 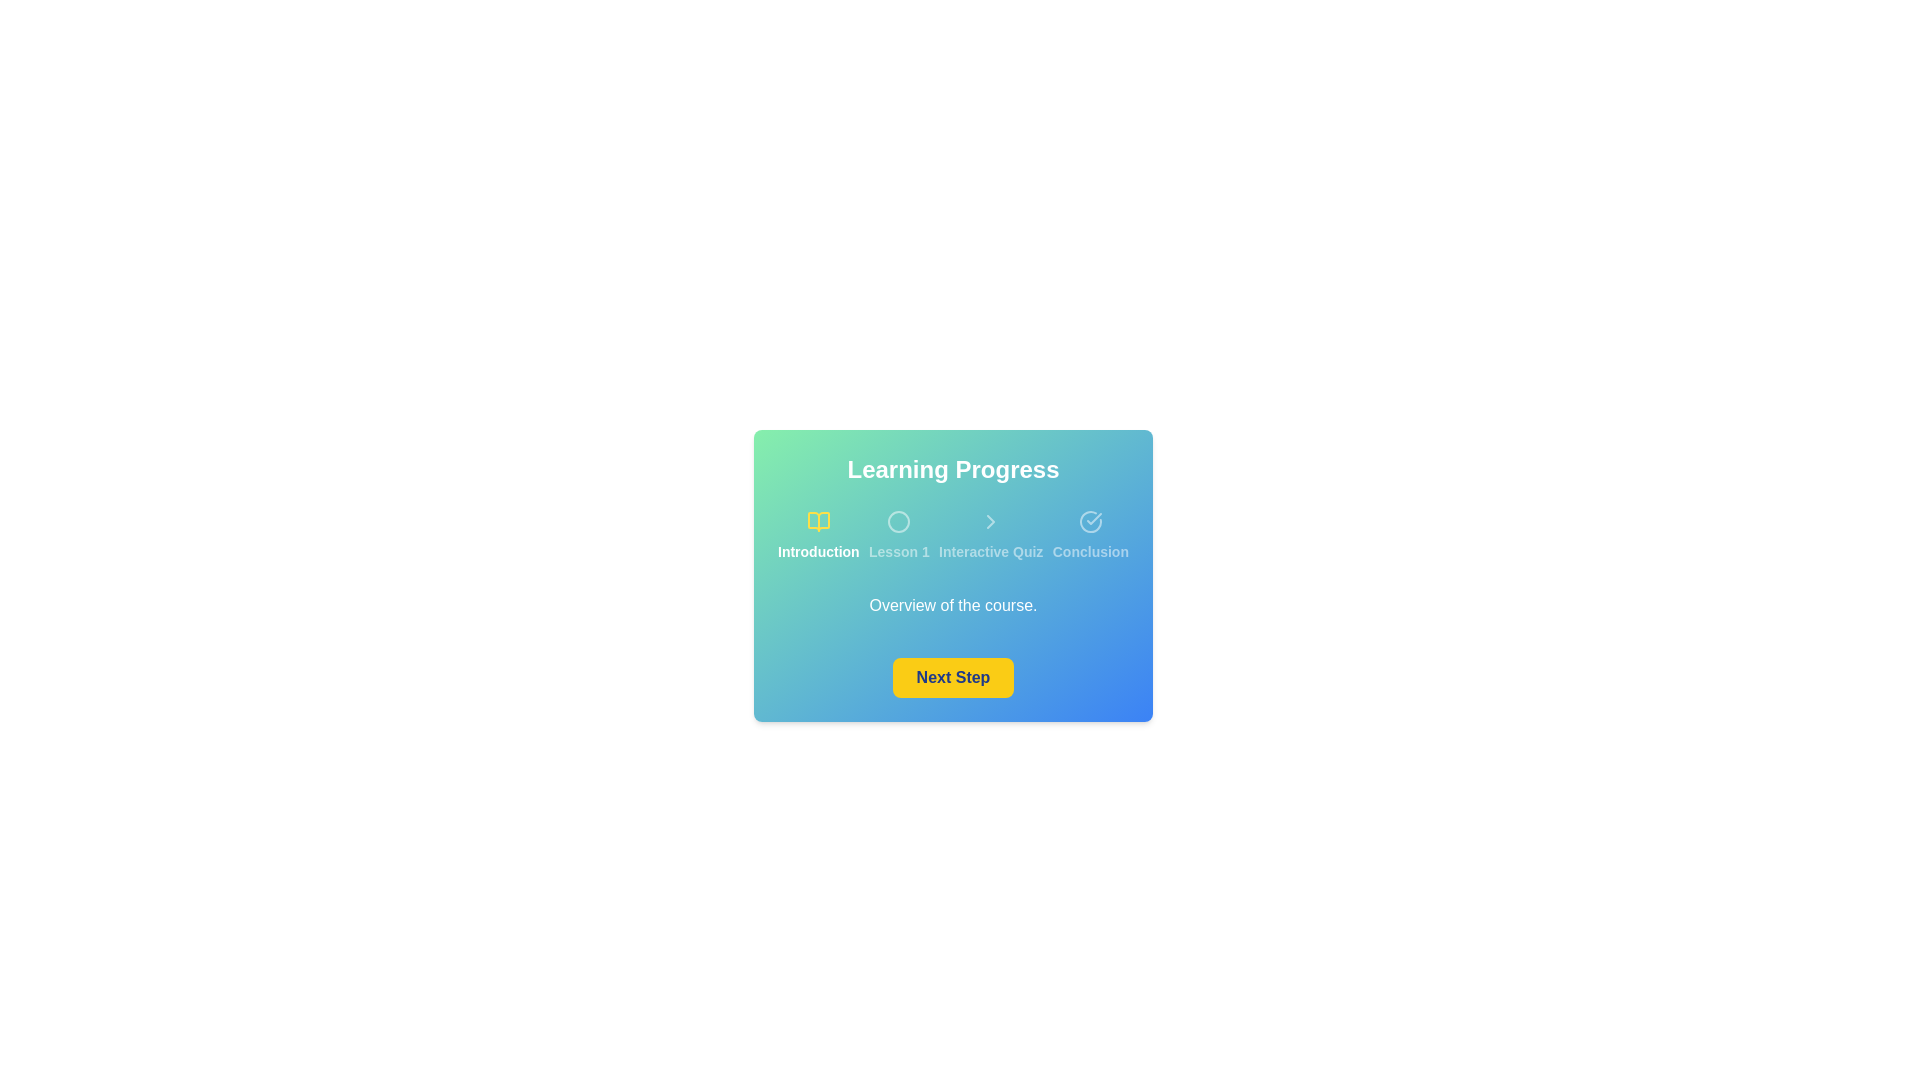 What do you see at coordinates (818, 520) in the screenshot?
I see `the 'Introduction' icon in the 'Learning Progress' card, which is located near the top left and adjacent to the label 'Introduction'` at bounding box center [818, 520].